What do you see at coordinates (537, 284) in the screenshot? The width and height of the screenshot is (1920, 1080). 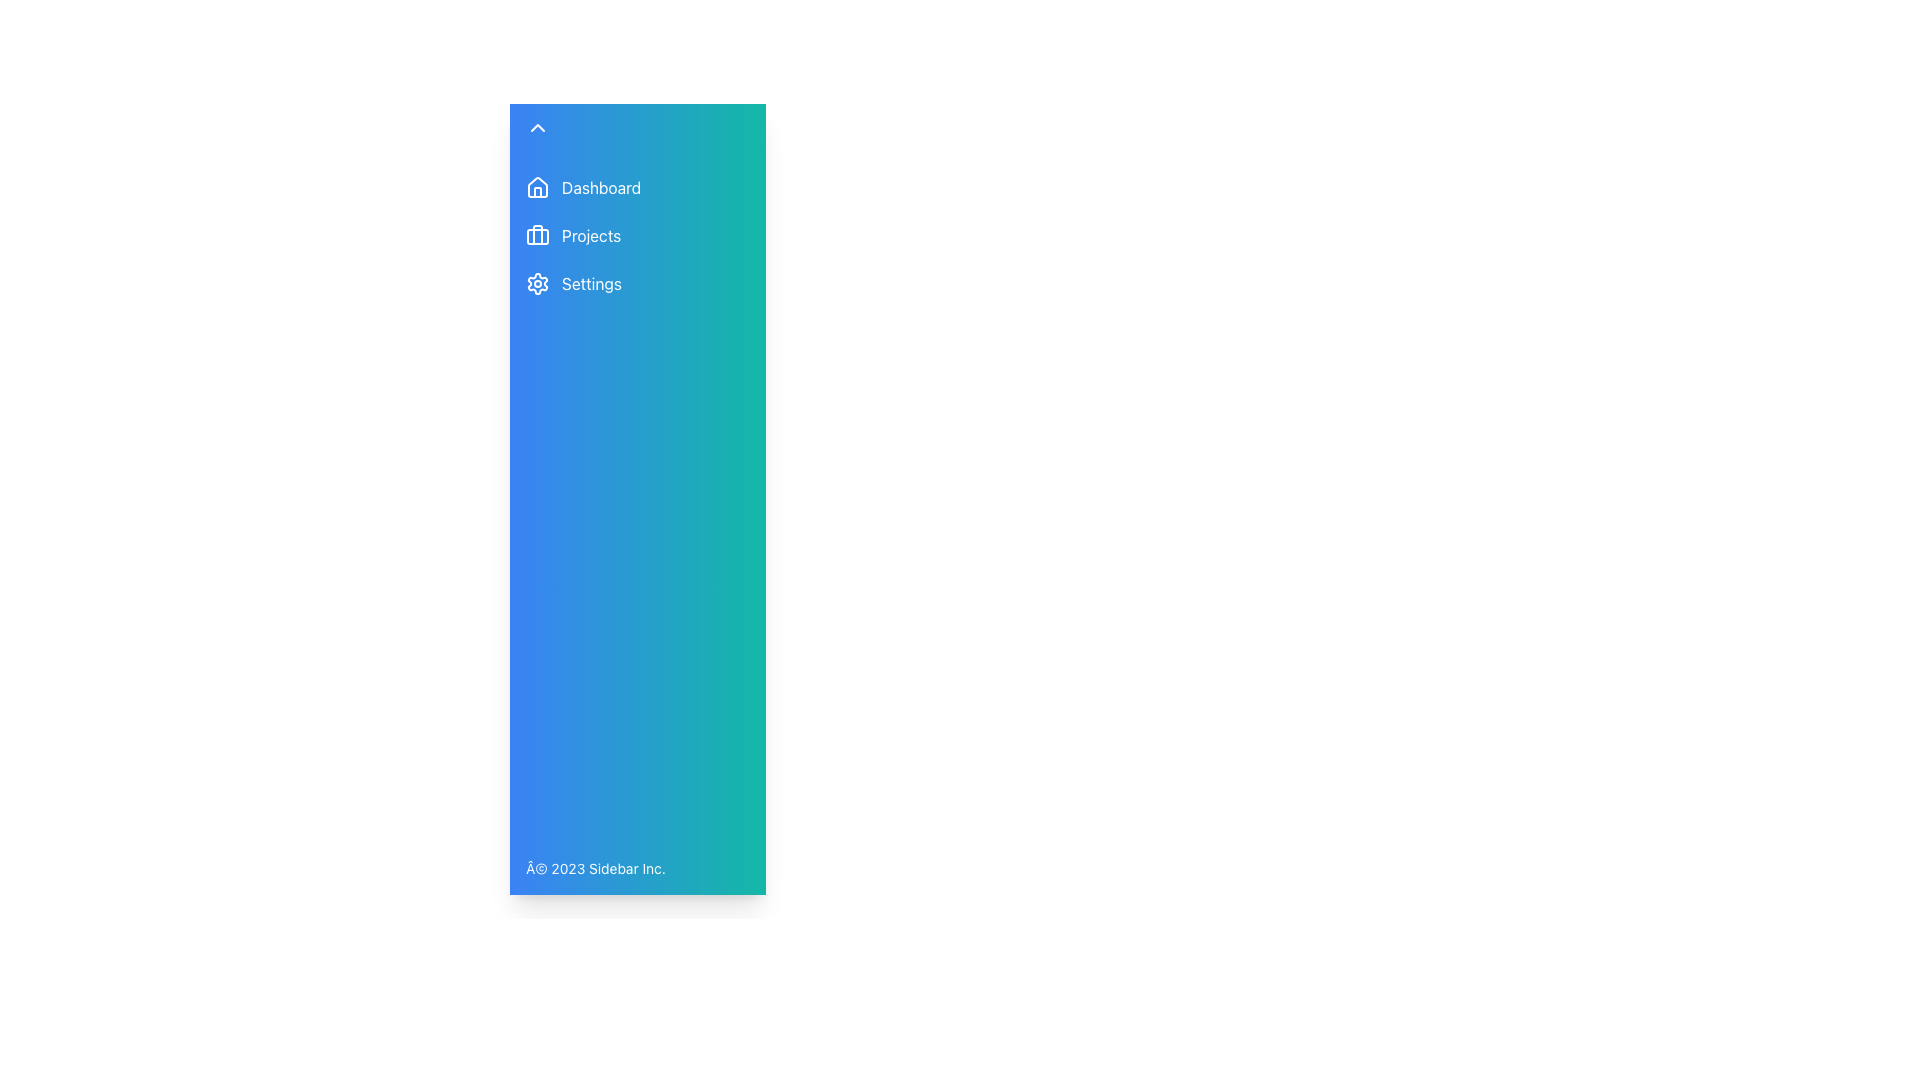 I see `the cogwheel-shaped settings icon located to the left of the text 'Settings' in the vertical navigation menu` at bounding box center [537, 284].